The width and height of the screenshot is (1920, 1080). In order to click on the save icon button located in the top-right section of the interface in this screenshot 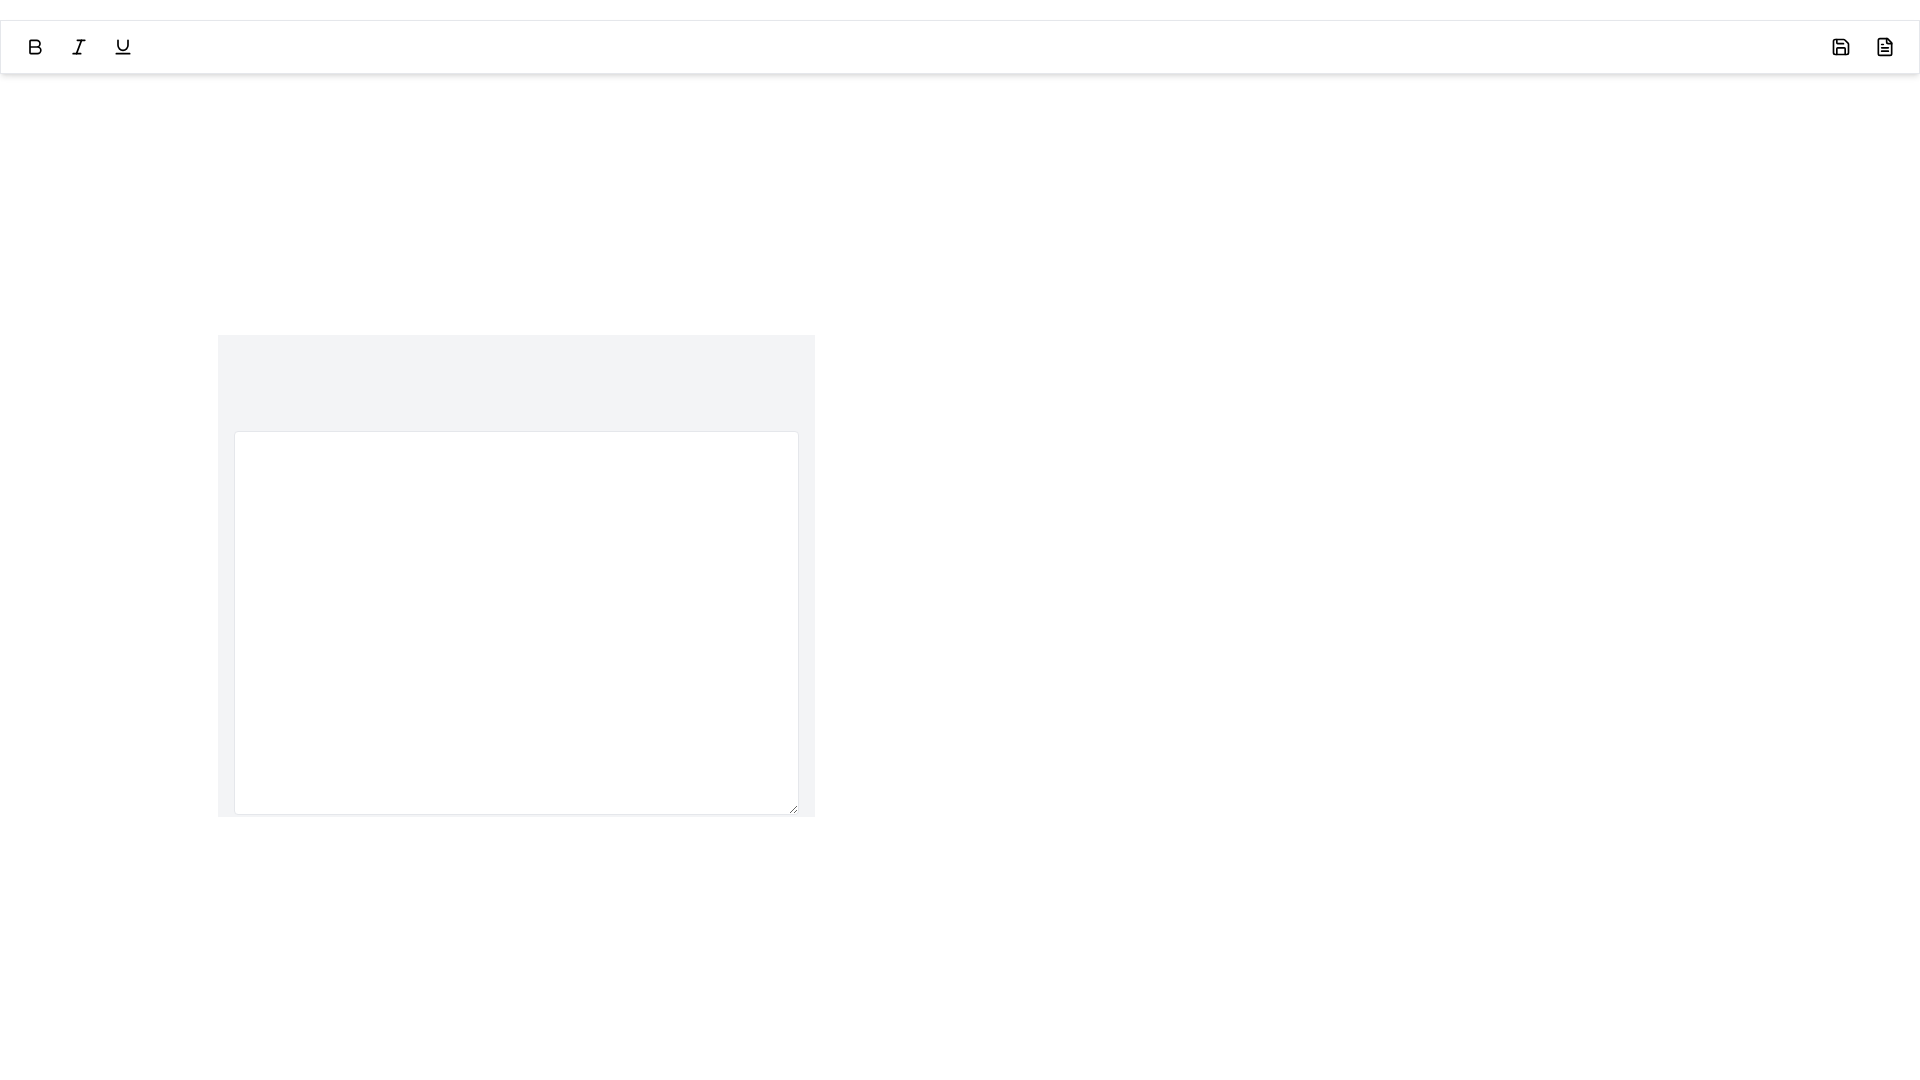, I will do `click(1840, 45)`.